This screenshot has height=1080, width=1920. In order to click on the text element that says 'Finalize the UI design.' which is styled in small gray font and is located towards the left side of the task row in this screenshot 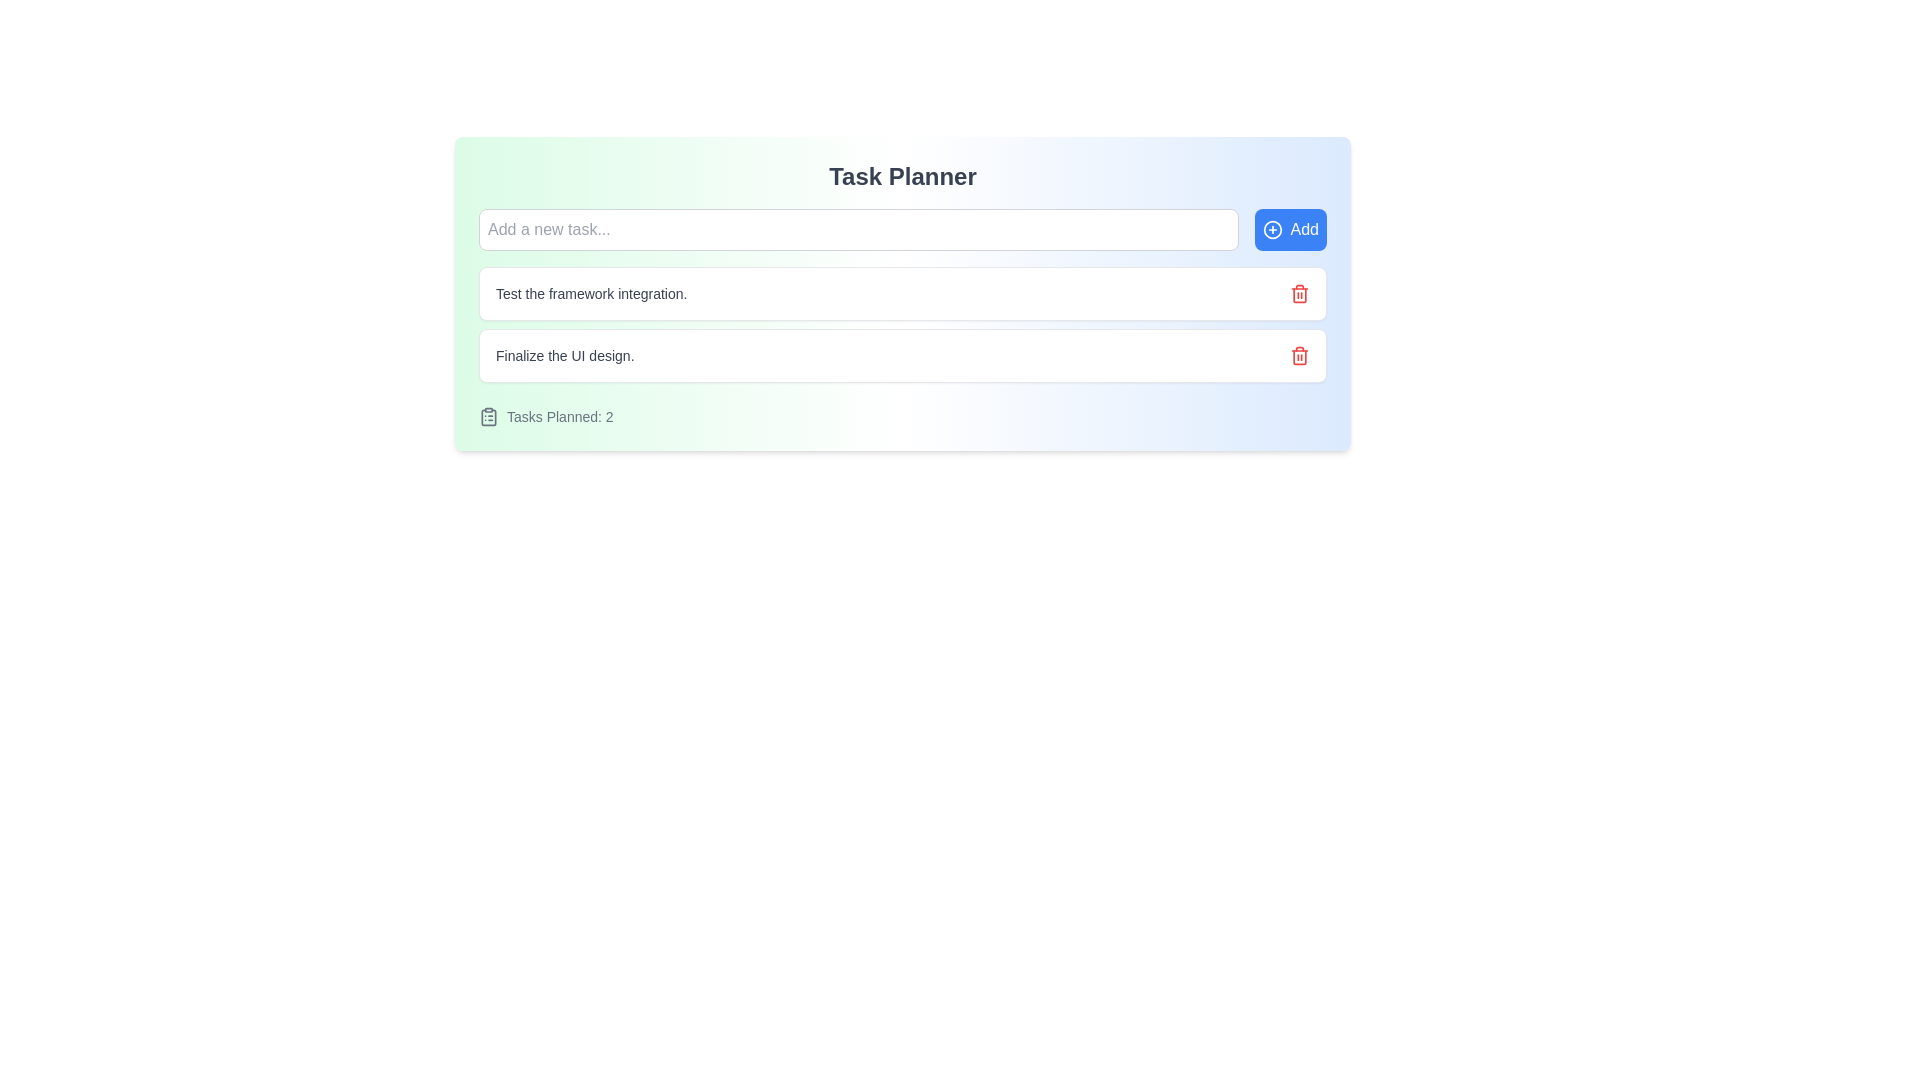, I will do `click(564, 354)`.